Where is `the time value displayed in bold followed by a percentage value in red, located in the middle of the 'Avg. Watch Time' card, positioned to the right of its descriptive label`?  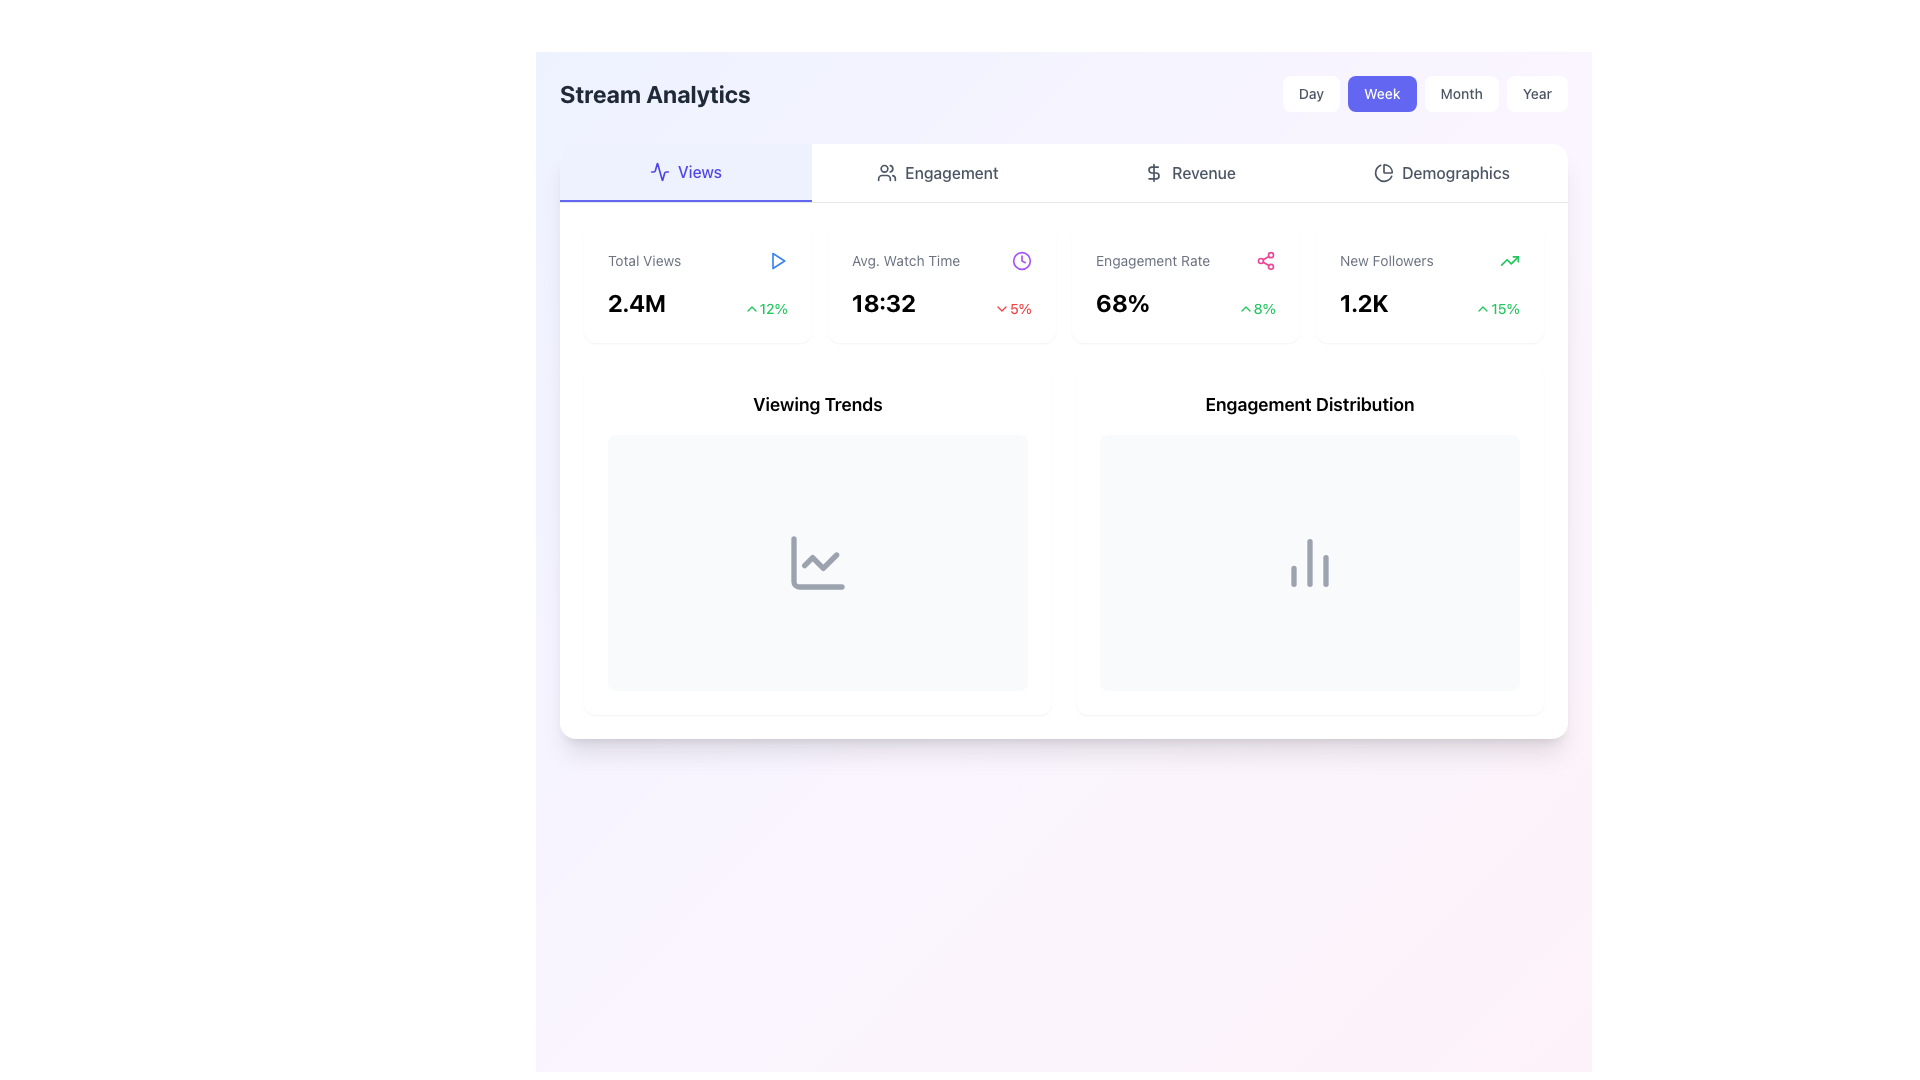 the time value displayed in bold followed by a percentage value in red, located in the middle of the 'Avg. Watch Time' card, positioned to the right of its descriptive label is located at coordinates (940, 303).